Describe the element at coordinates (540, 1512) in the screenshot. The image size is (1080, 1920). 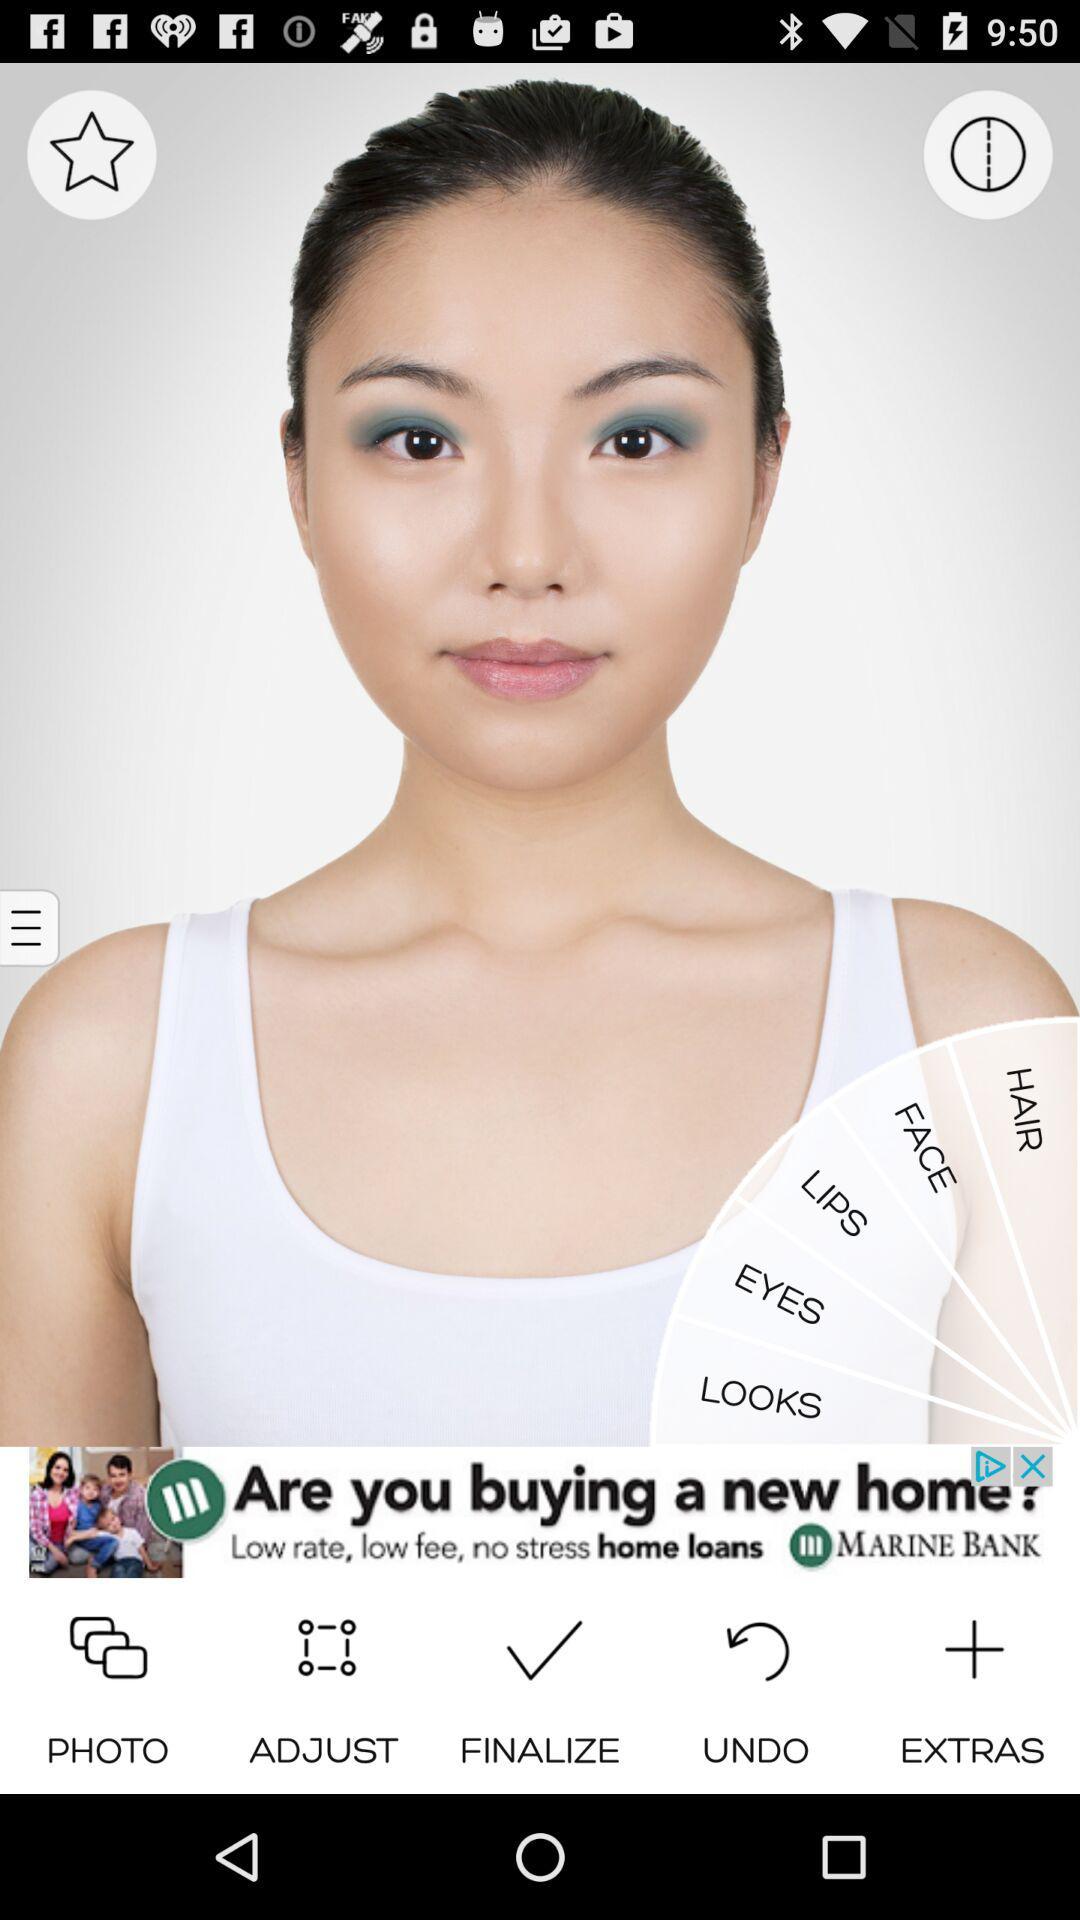
I see `the marine bank website` at that location.